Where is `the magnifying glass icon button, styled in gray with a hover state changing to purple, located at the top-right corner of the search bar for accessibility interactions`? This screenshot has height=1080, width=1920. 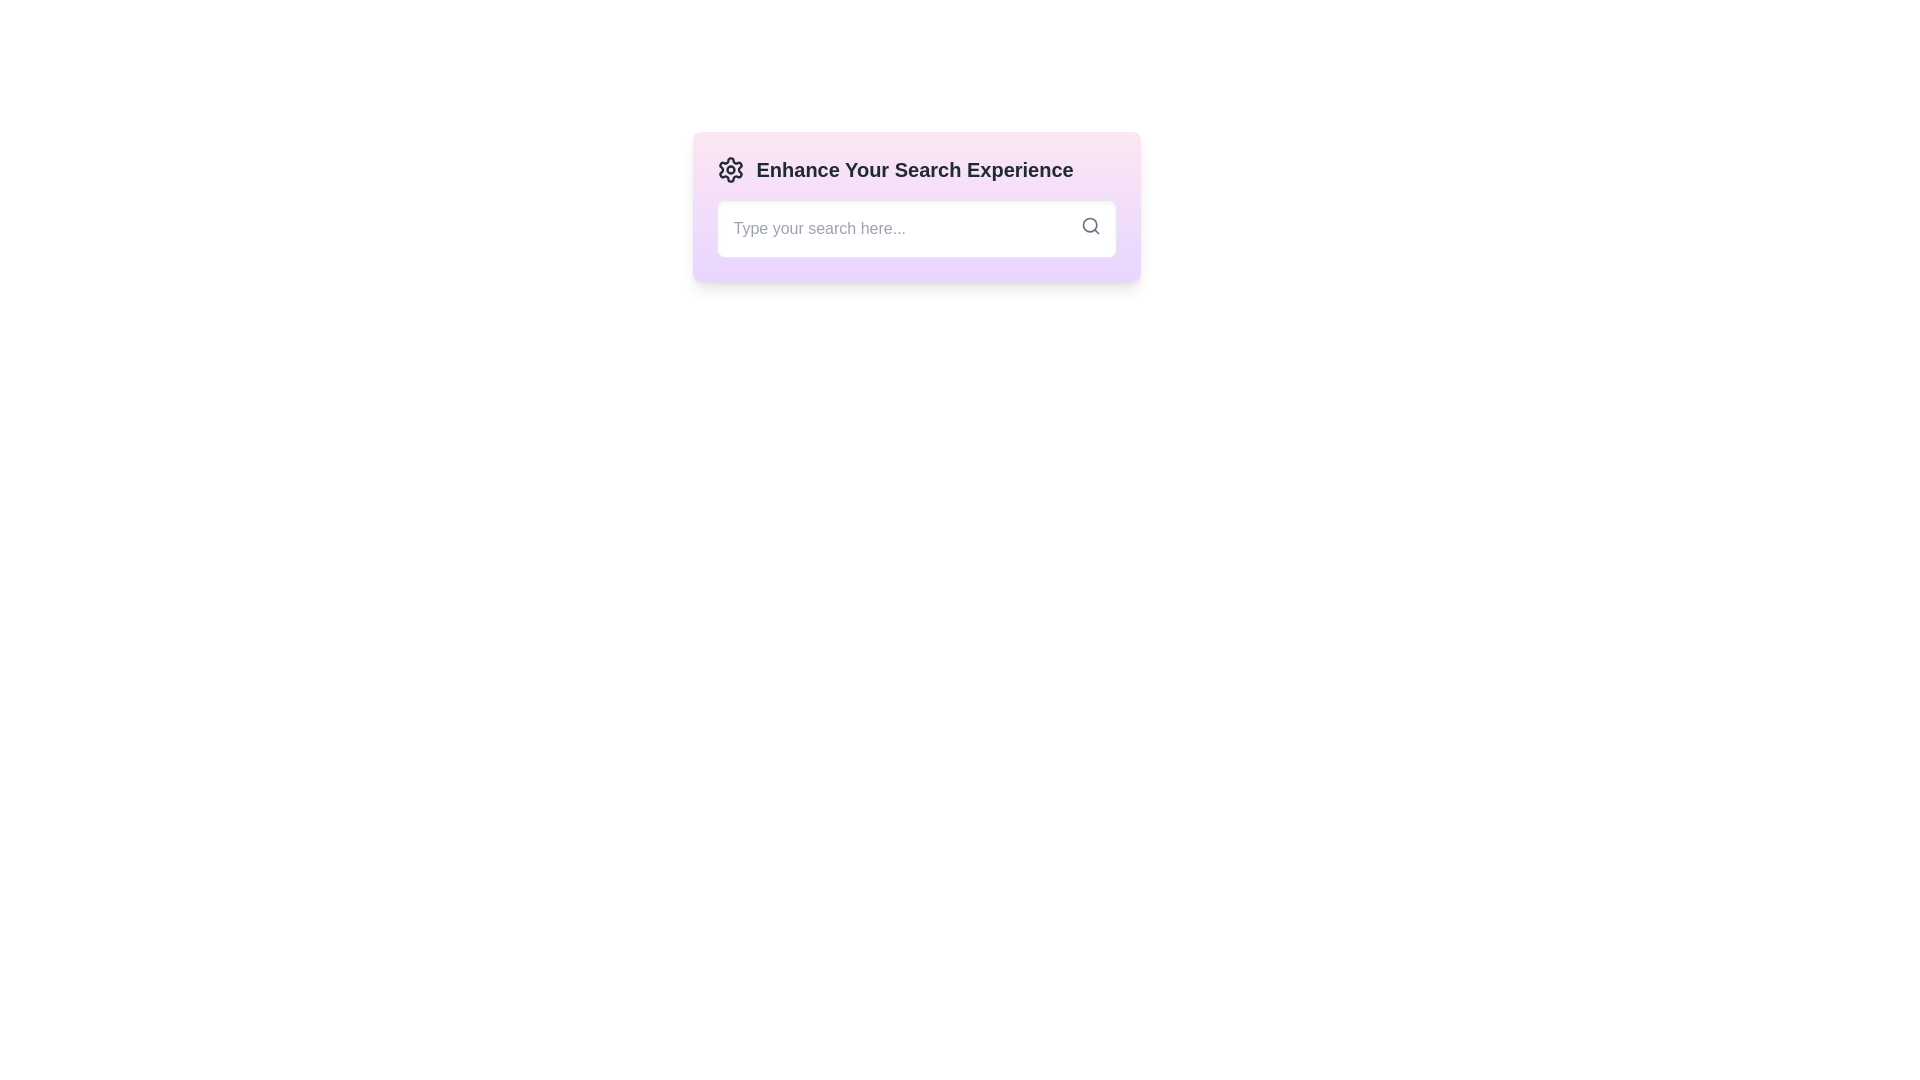
the magnifying glass icon button, styled in gray with a hover state changing to purple, located at the top-right corner of the search bar for accessibility interactions is located at coordinates (1089, 225).